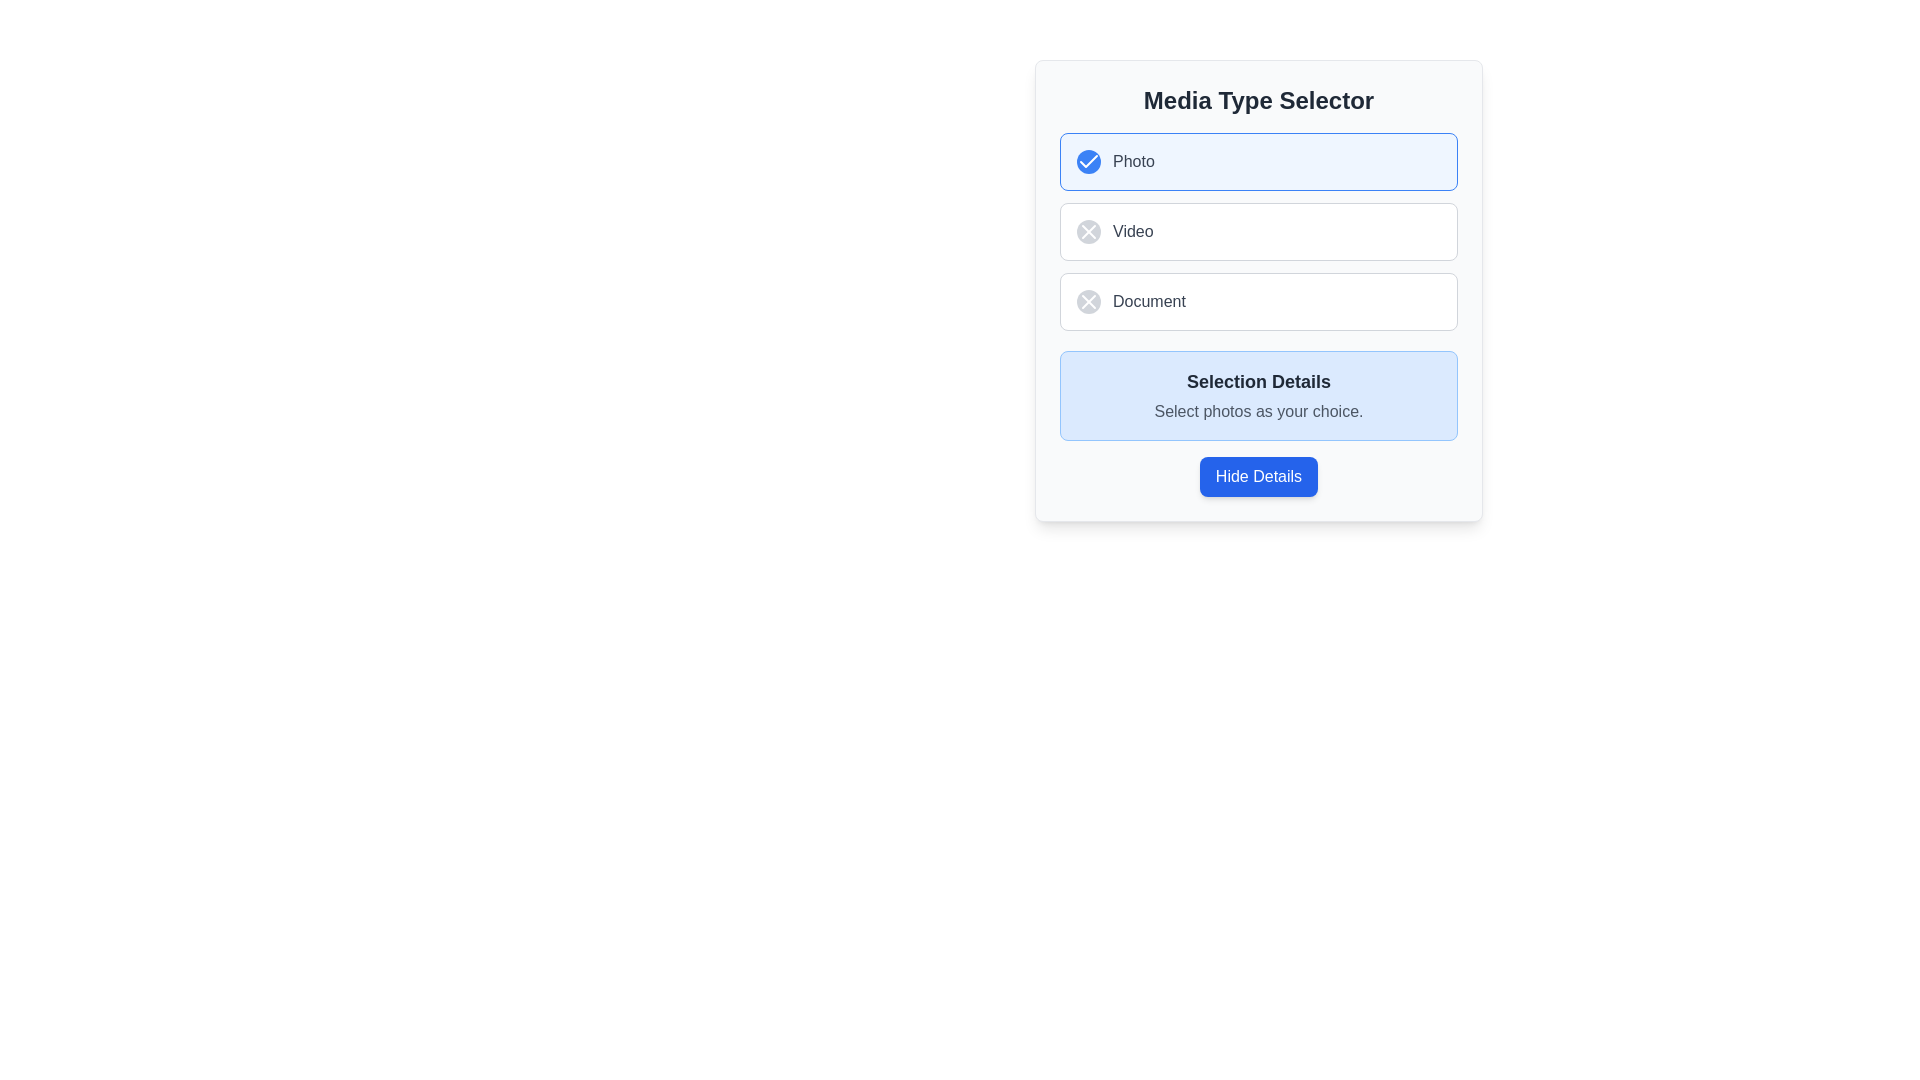 Image resolution: width=1920 pixels, height=1080 pixels. I want to click on the 'Document' radio button, which is the third option in a vertical radio button group, to trigger a hover effect such as scaling or highlighting, so click(1257, 301).